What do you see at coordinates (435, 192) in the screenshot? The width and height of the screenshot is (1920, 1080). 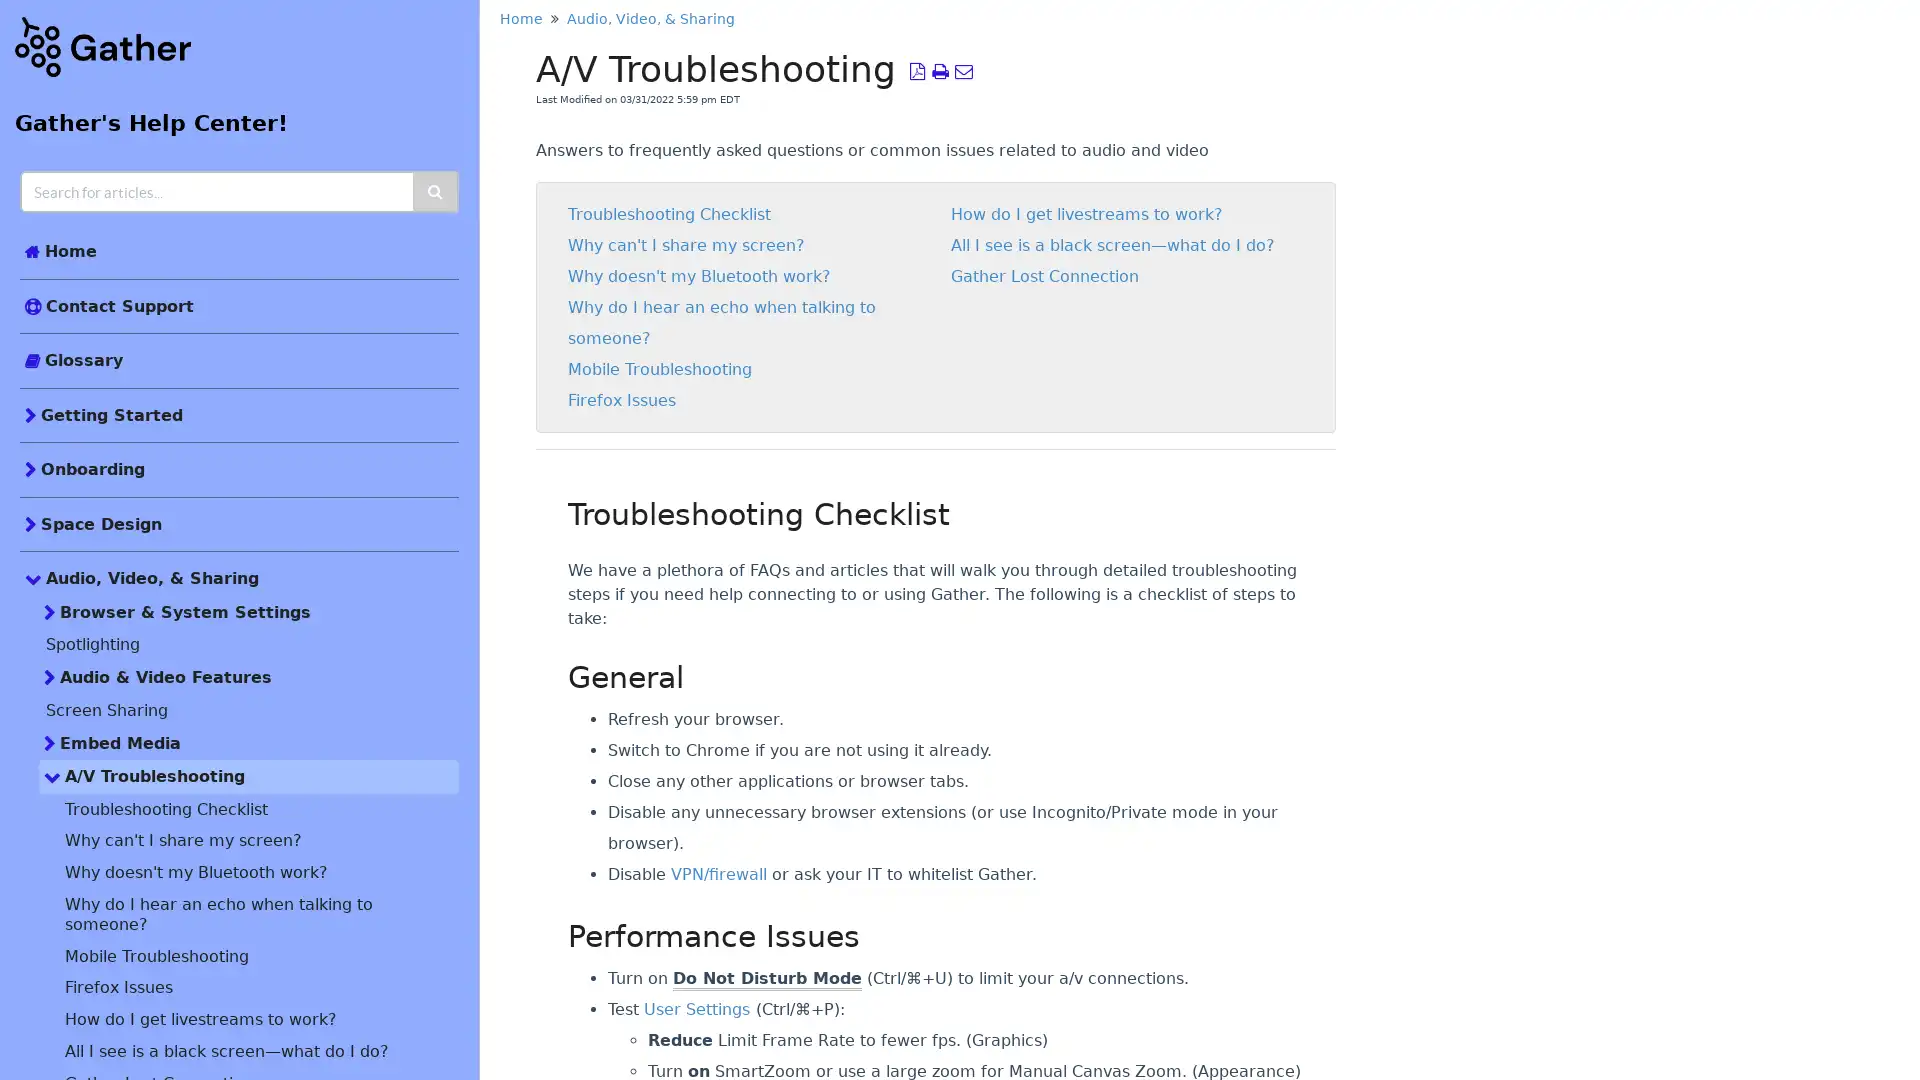 I see `Search` at bounding box center [435, 192].